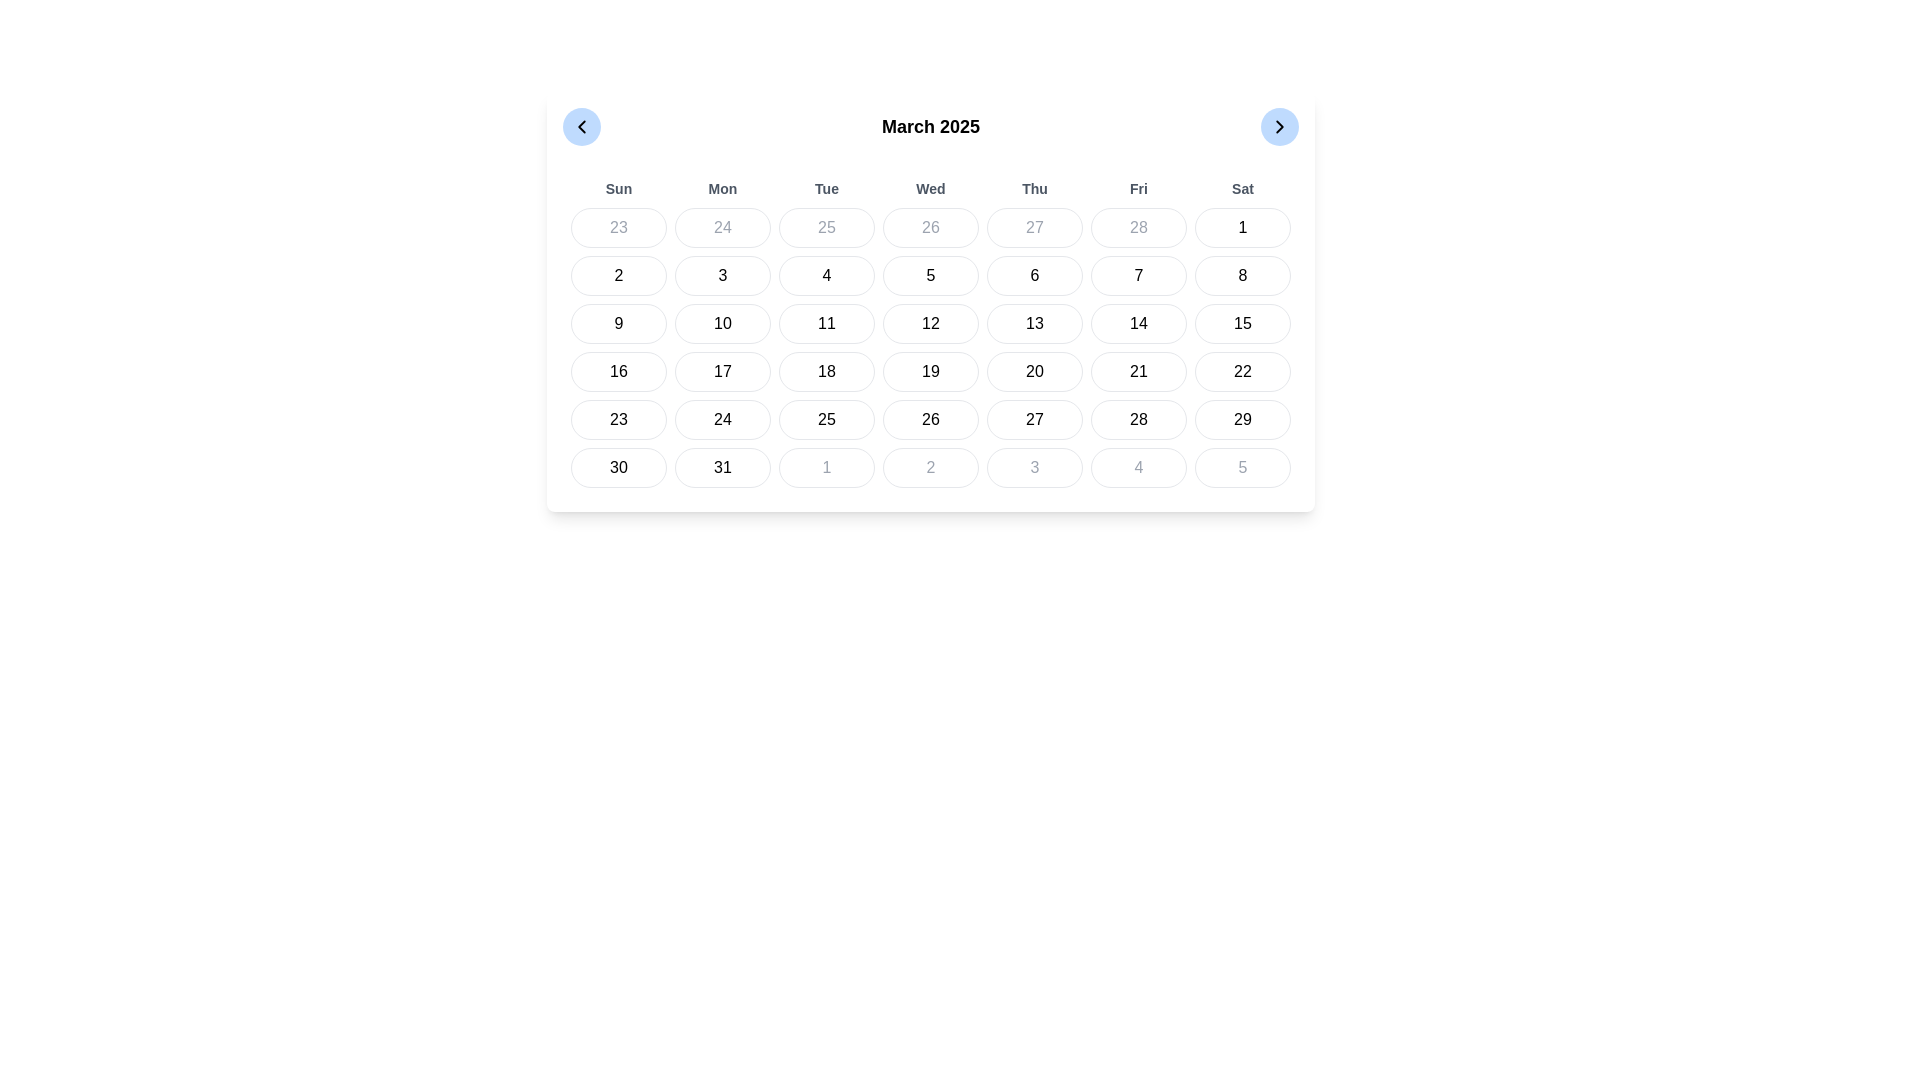 The width and height of the screenshot is (1920, 1080). What do you see at coordinates (1242, 371) in the screenshot?
I see `the button representing the 22nd day of the month, which is the last button in a horizontal group of buttons numbered 16 to 22` at bounding box center [1242, 371].